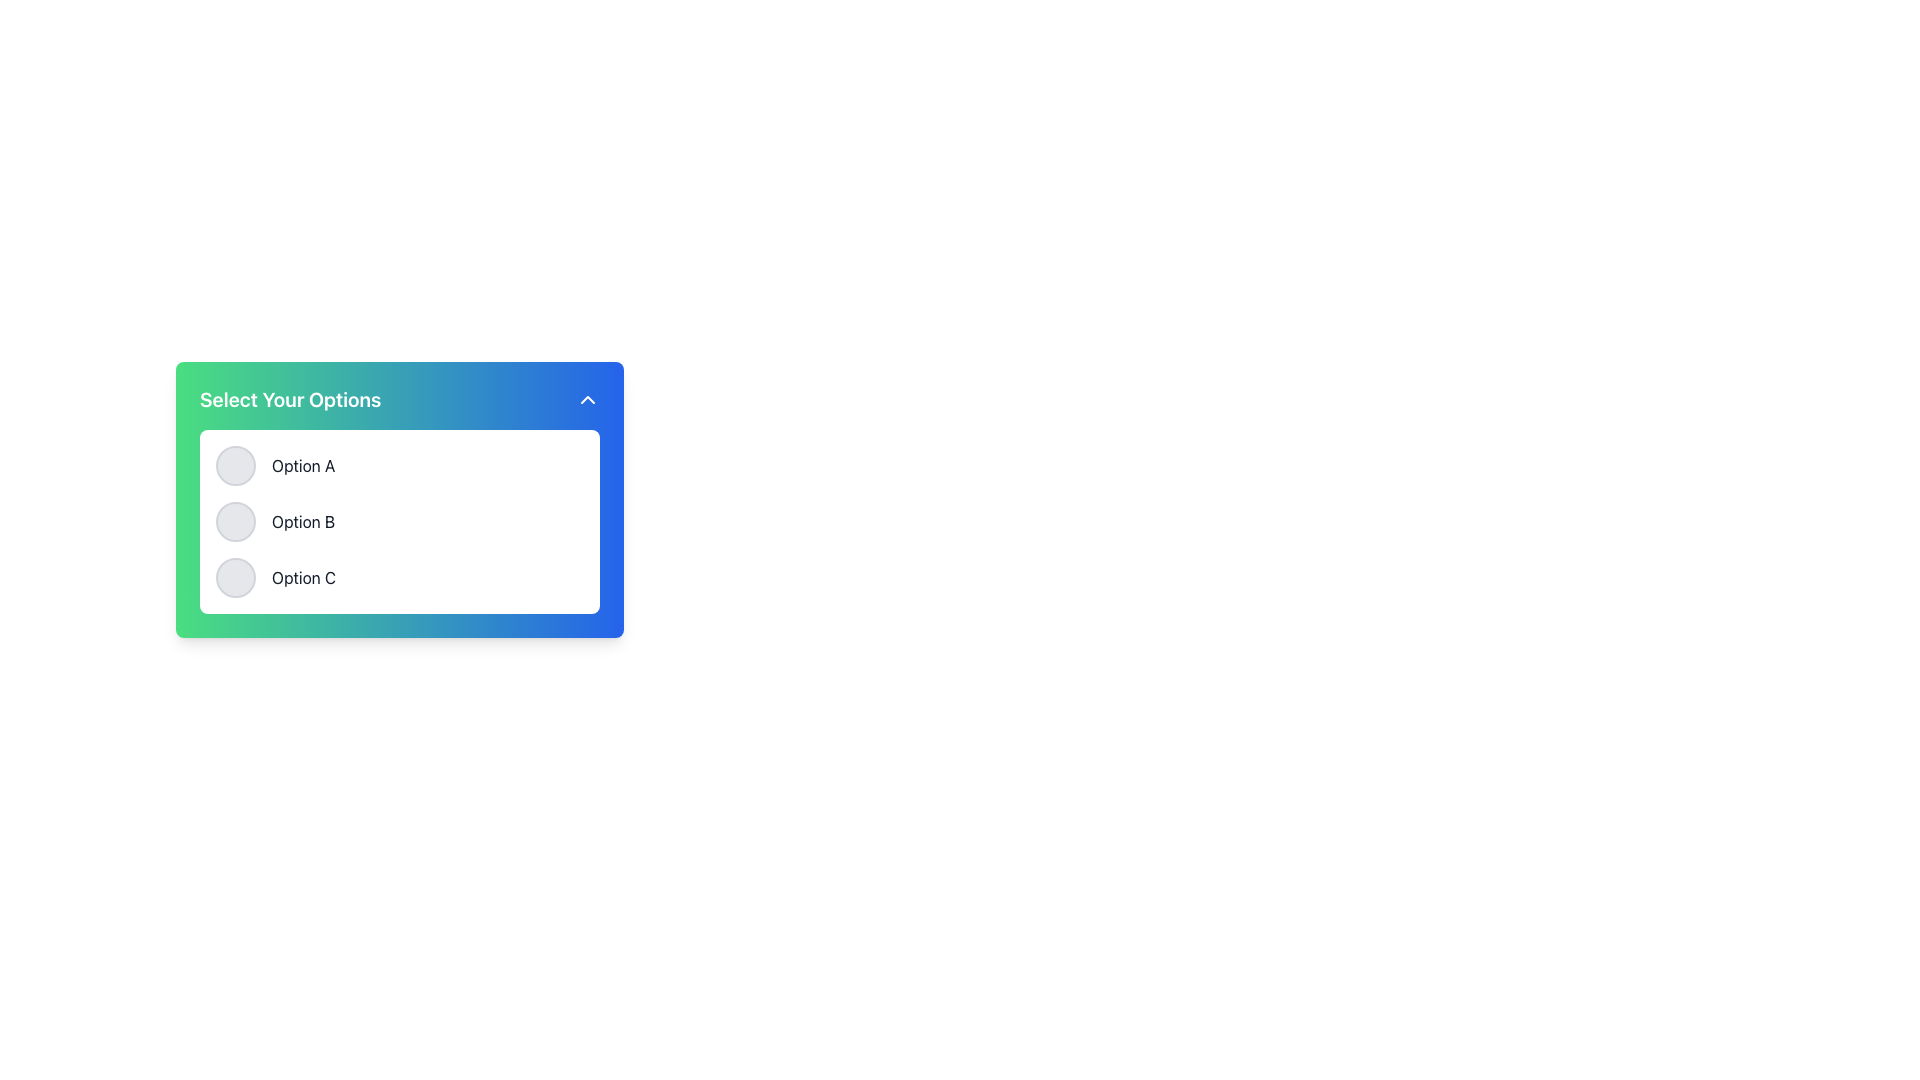 This screenshot has width=1920, height=1080. I want to click on the circular radio button with a light gray background and thin gray border located to the left of 'Option C' in the third row of options, so click(235, 578).